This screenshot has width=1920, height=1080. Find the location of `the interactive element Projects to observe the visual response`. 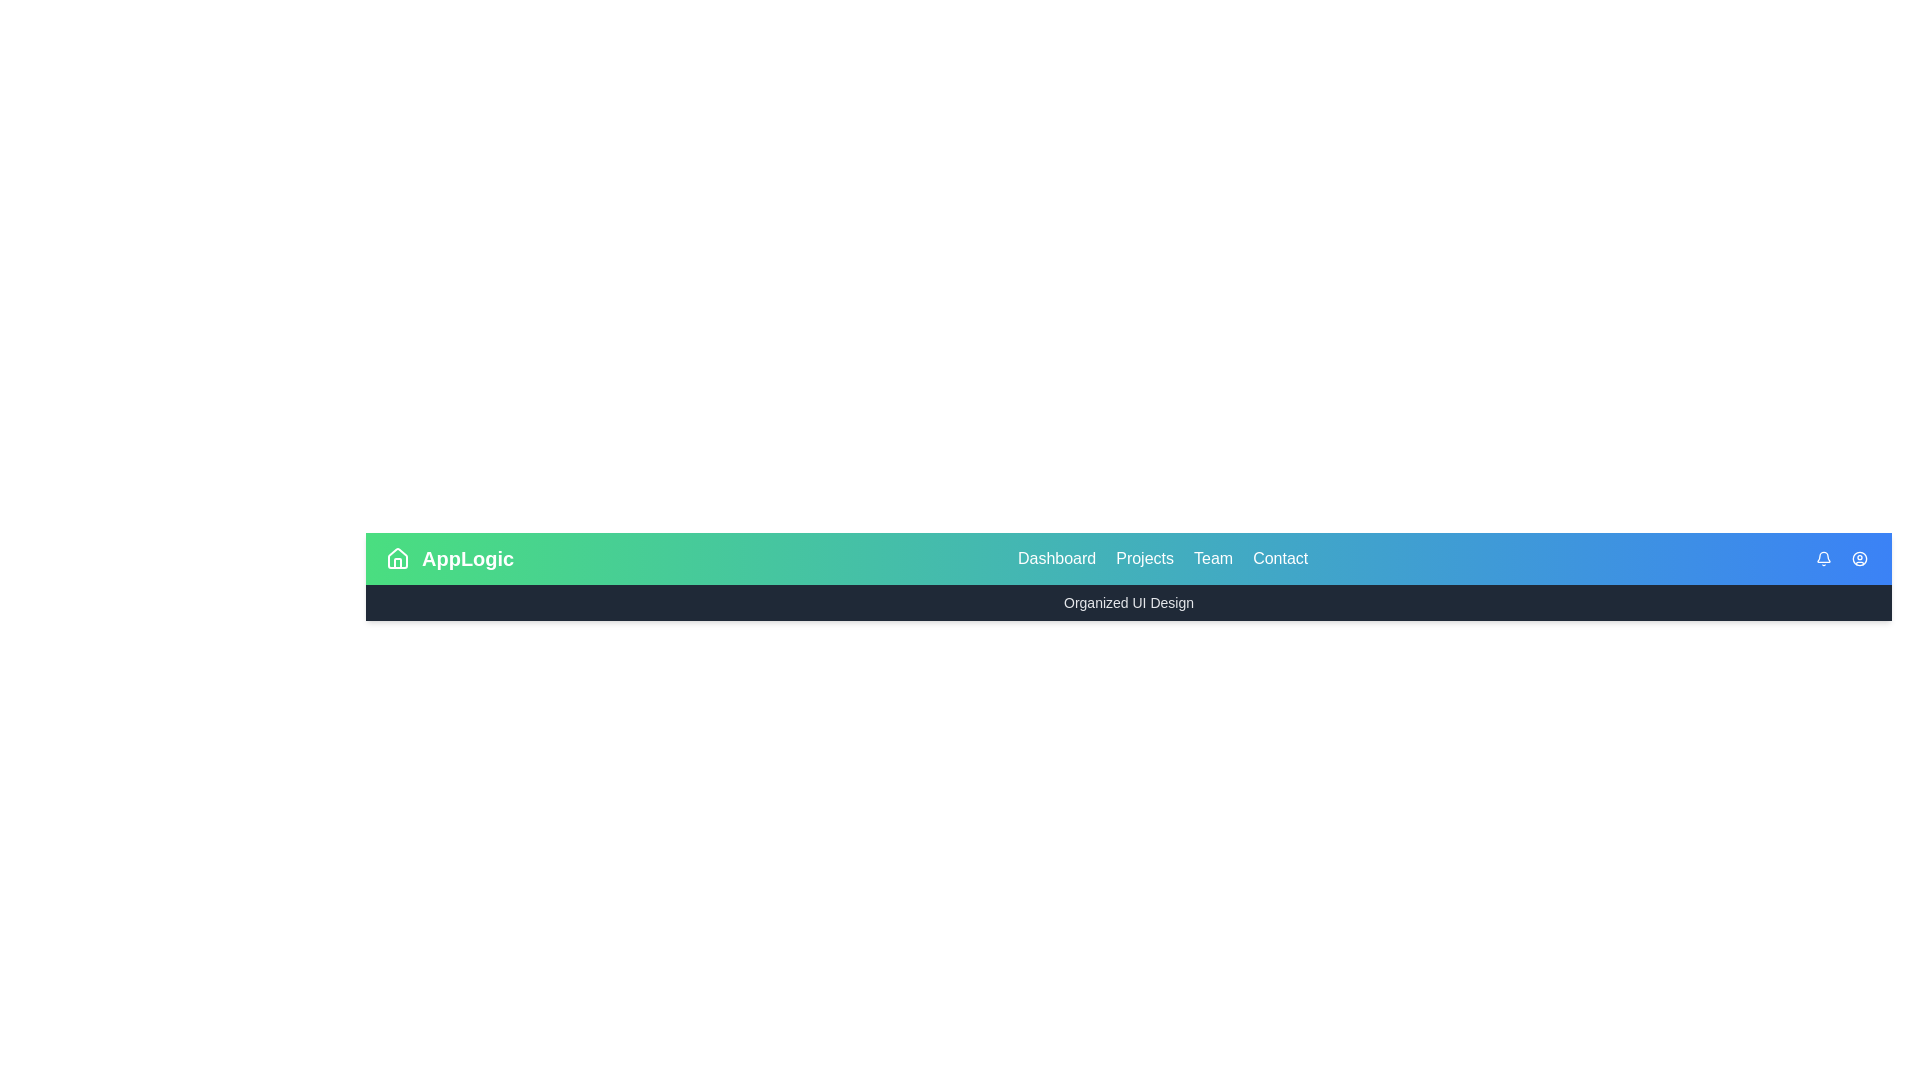

the interactive element Projects to observe the visual response is located at coordinates (1145, 559).